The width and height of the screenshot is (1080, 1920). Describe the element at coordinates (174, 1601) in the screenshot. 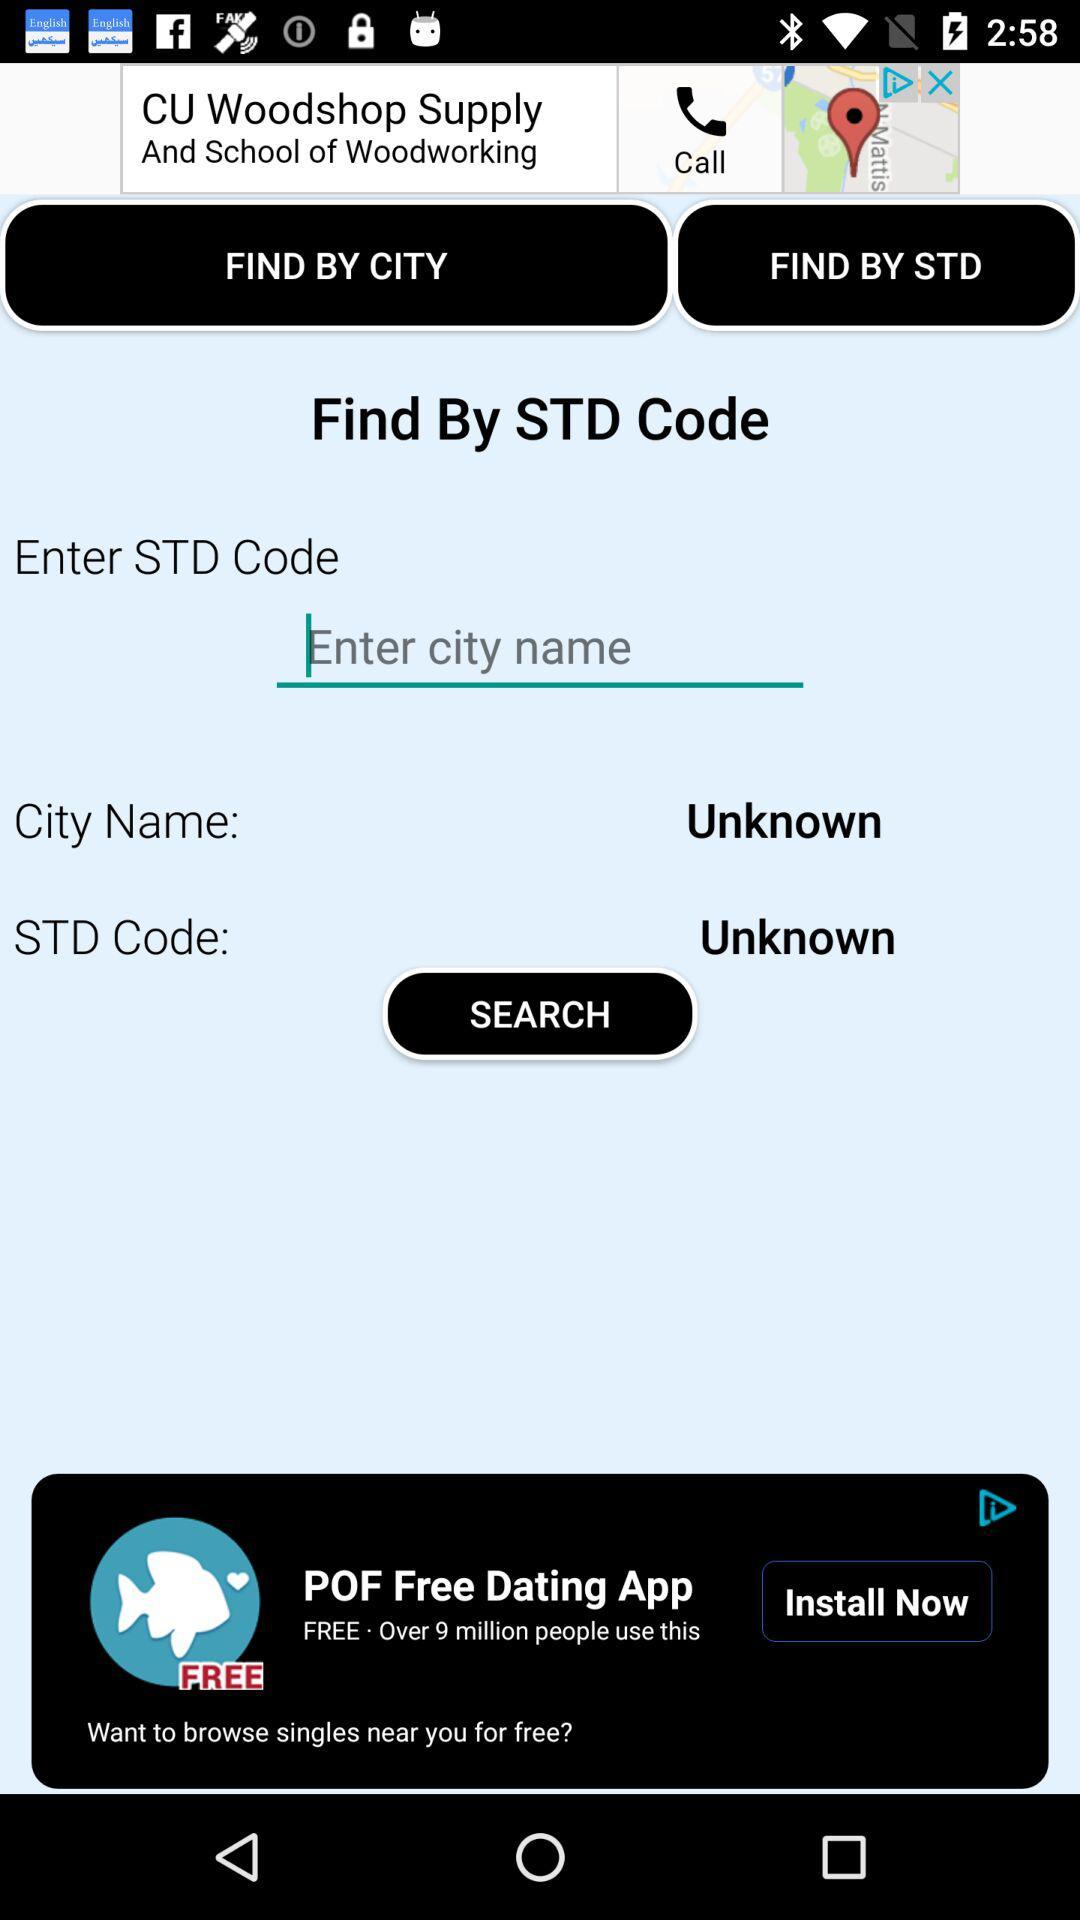

I see `logo` at that location.